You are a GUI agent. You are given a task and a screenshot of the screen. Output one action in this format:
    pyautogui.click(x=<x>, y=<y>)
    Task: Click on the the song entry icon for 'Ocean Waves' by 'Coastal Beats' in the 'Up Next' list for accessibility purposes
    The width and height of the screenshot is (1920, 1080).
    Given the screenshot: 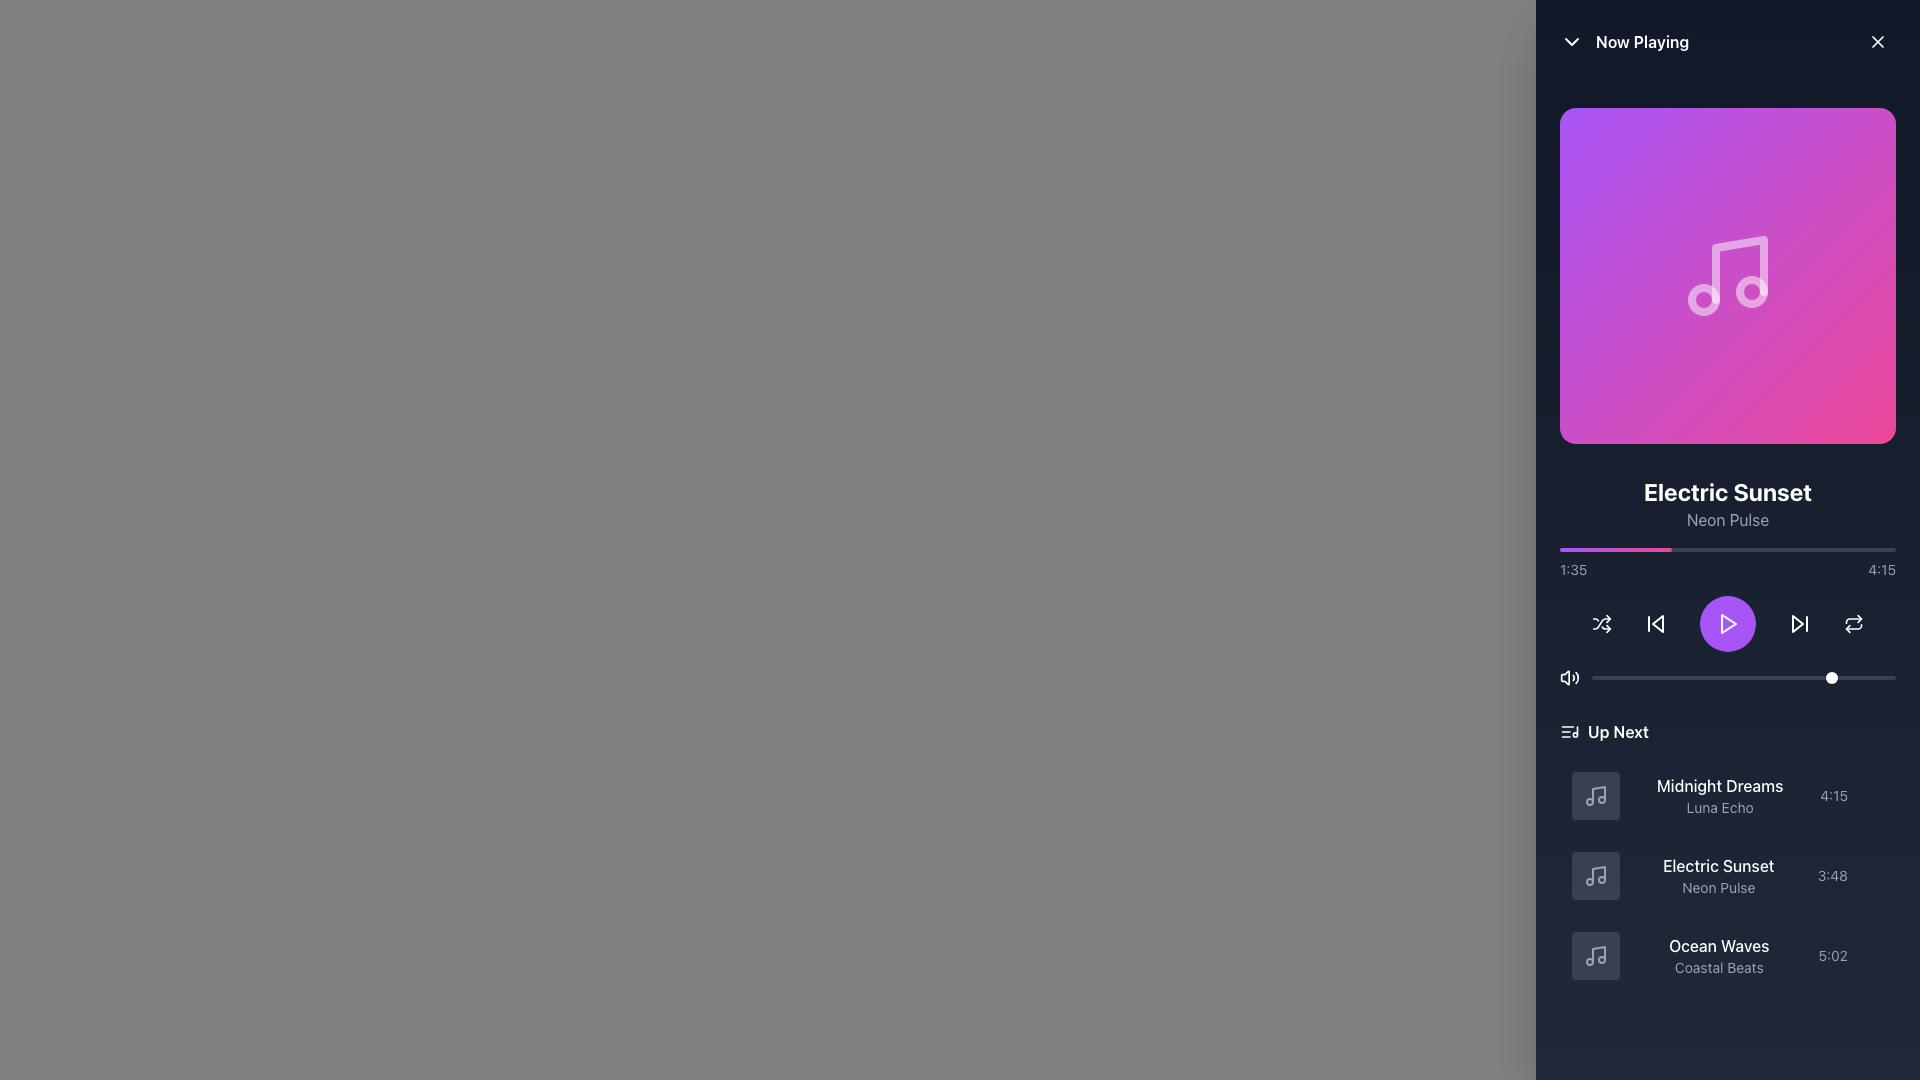 What is the action you would take?
    pyautogui.click(x=1597, y=953)
    